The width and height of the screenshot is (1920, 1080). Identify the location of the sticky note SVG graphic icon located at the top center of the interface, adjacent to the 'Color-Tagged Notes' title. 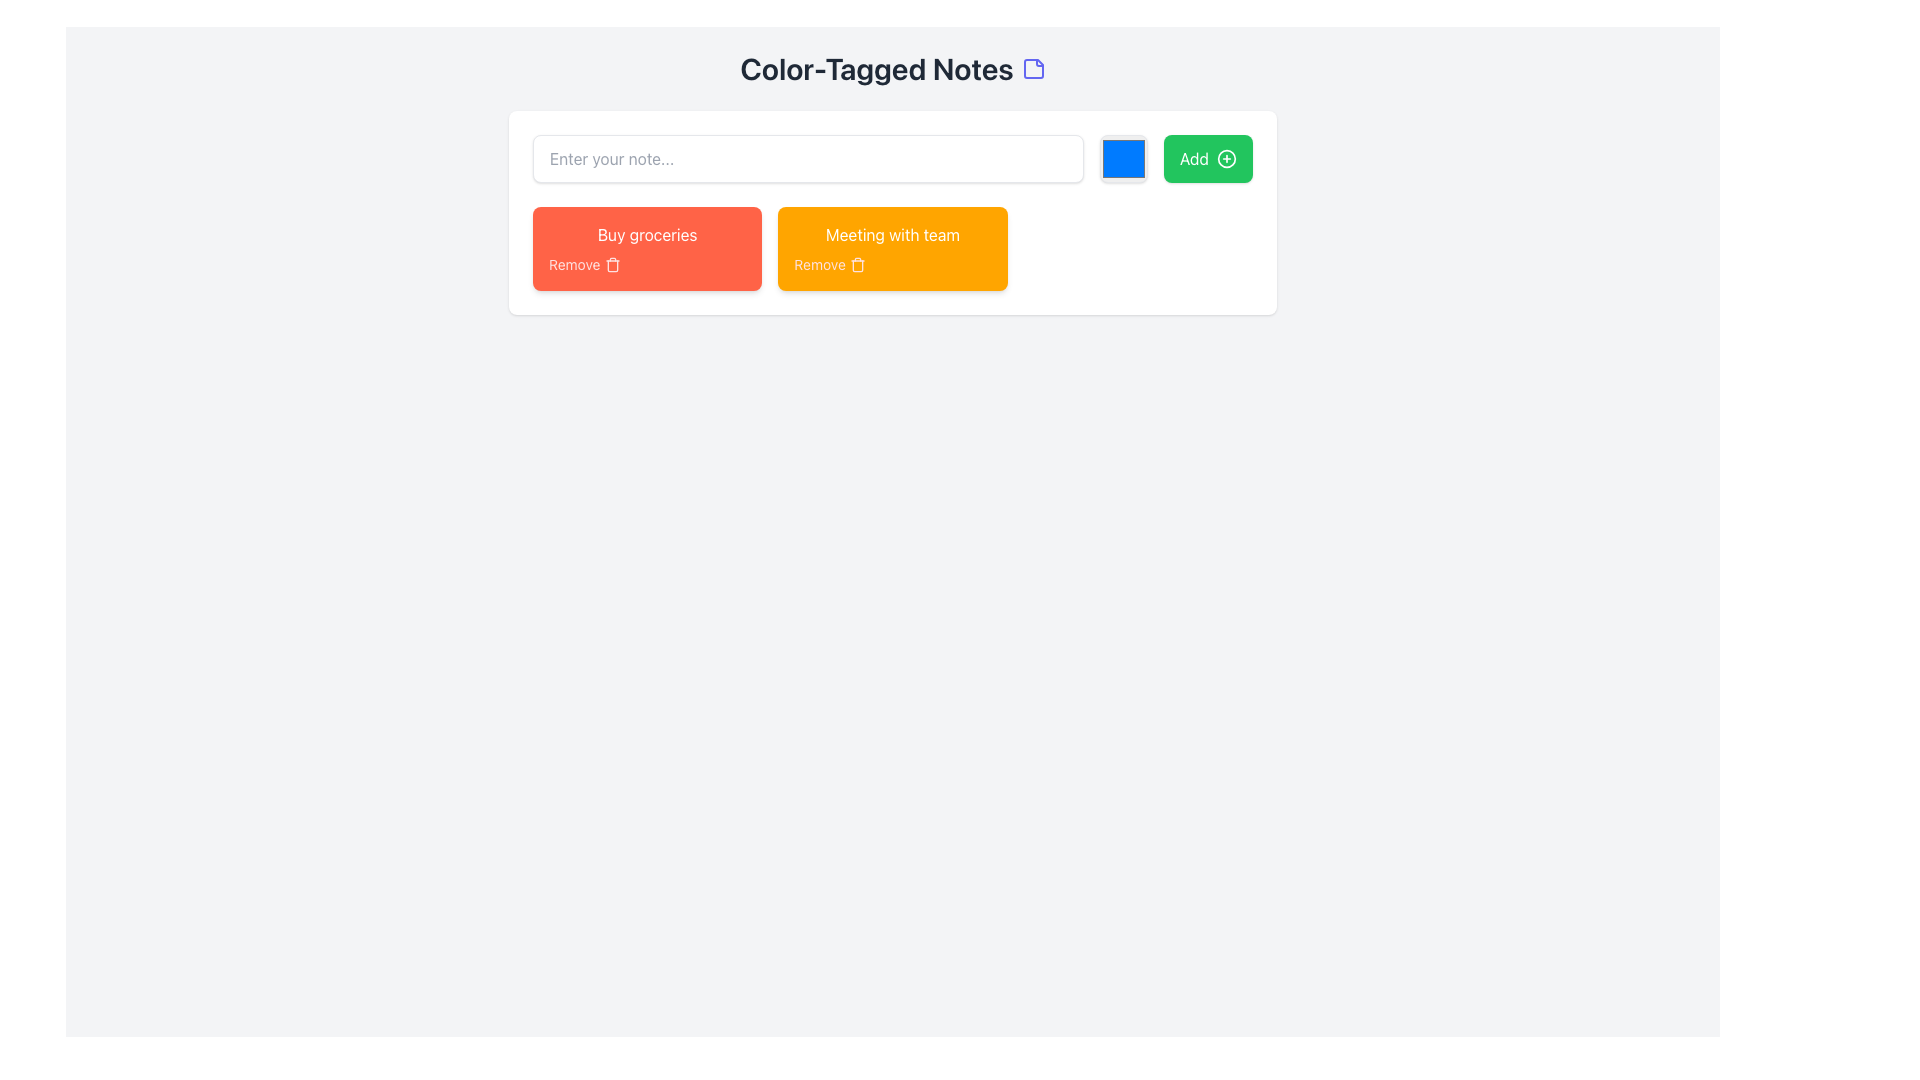
(1033, 68).